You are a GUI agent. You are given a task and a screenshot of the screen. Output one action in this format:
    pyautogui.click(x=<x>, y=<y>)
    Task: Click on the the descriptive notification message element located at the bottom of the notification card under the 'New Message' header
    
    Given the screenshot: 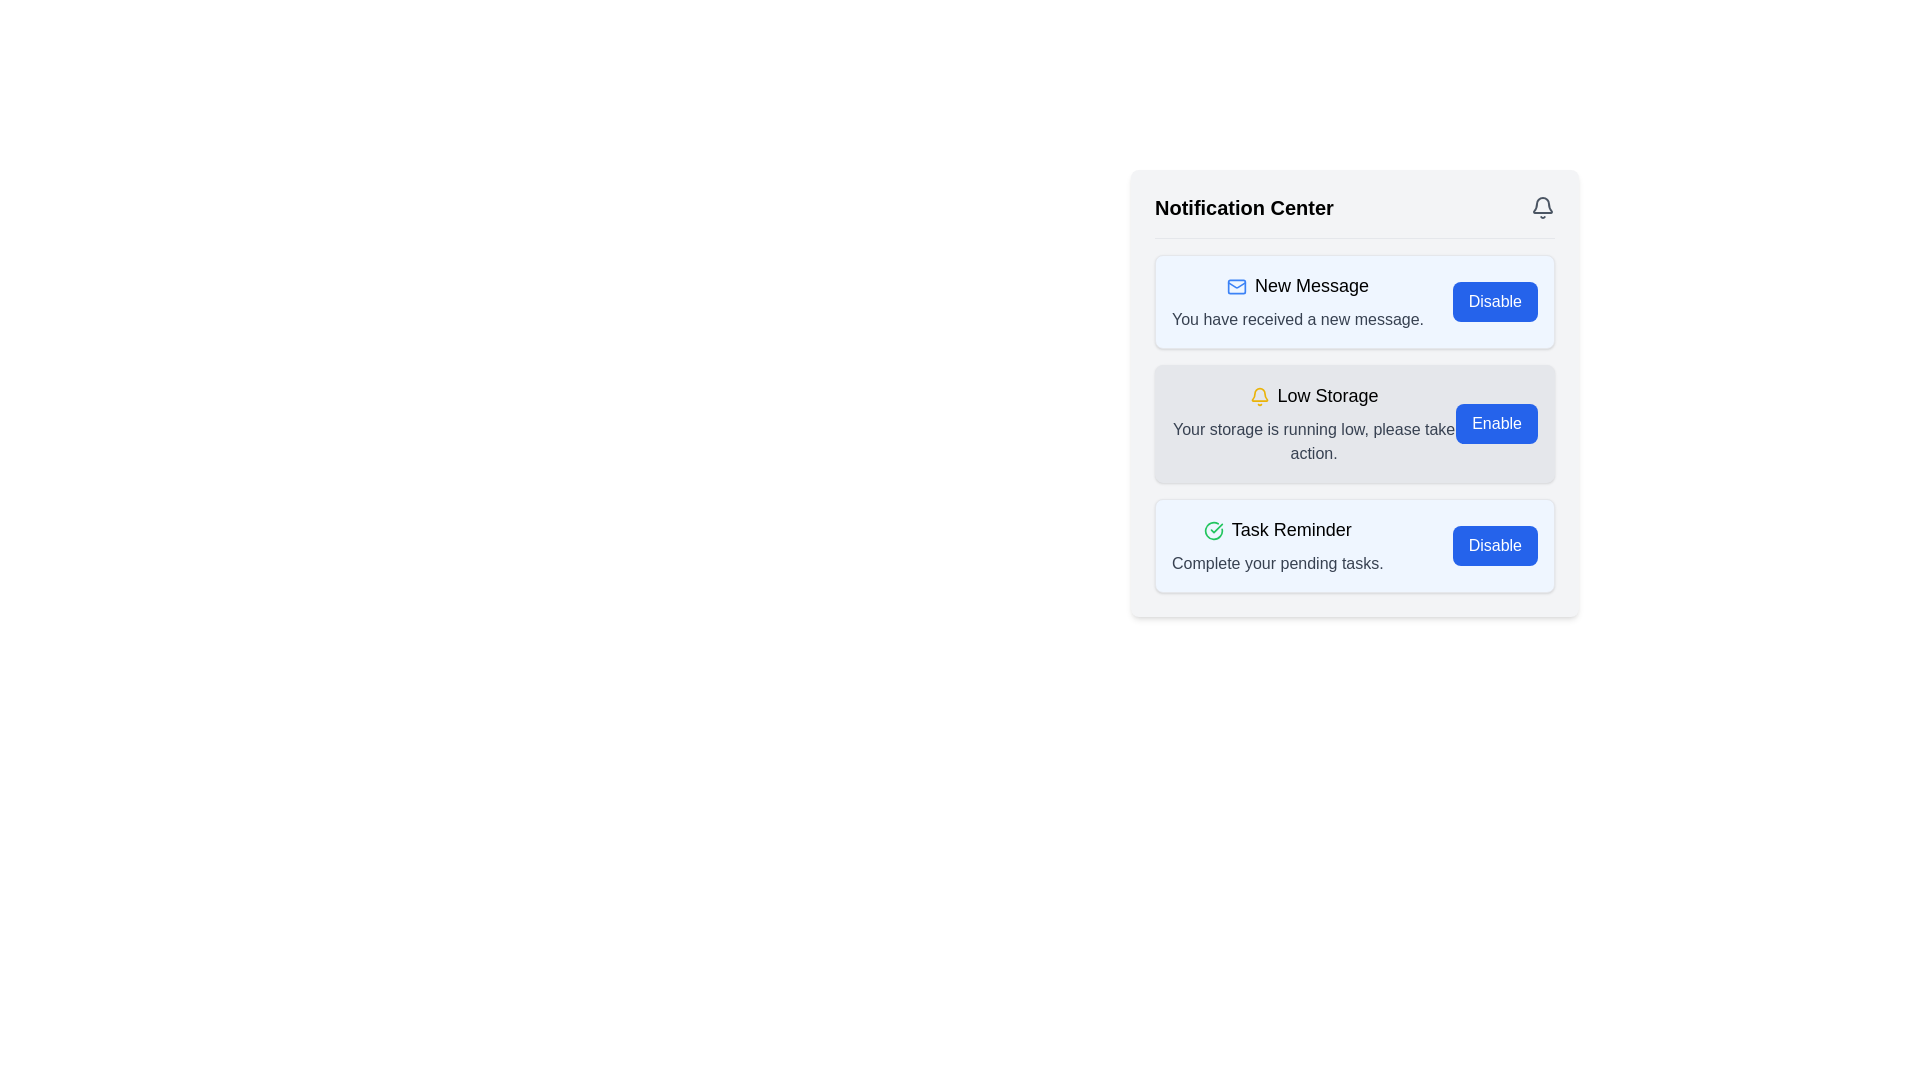 What is the action you would take?
    pyautogui.click(x=1297, y=319)
    